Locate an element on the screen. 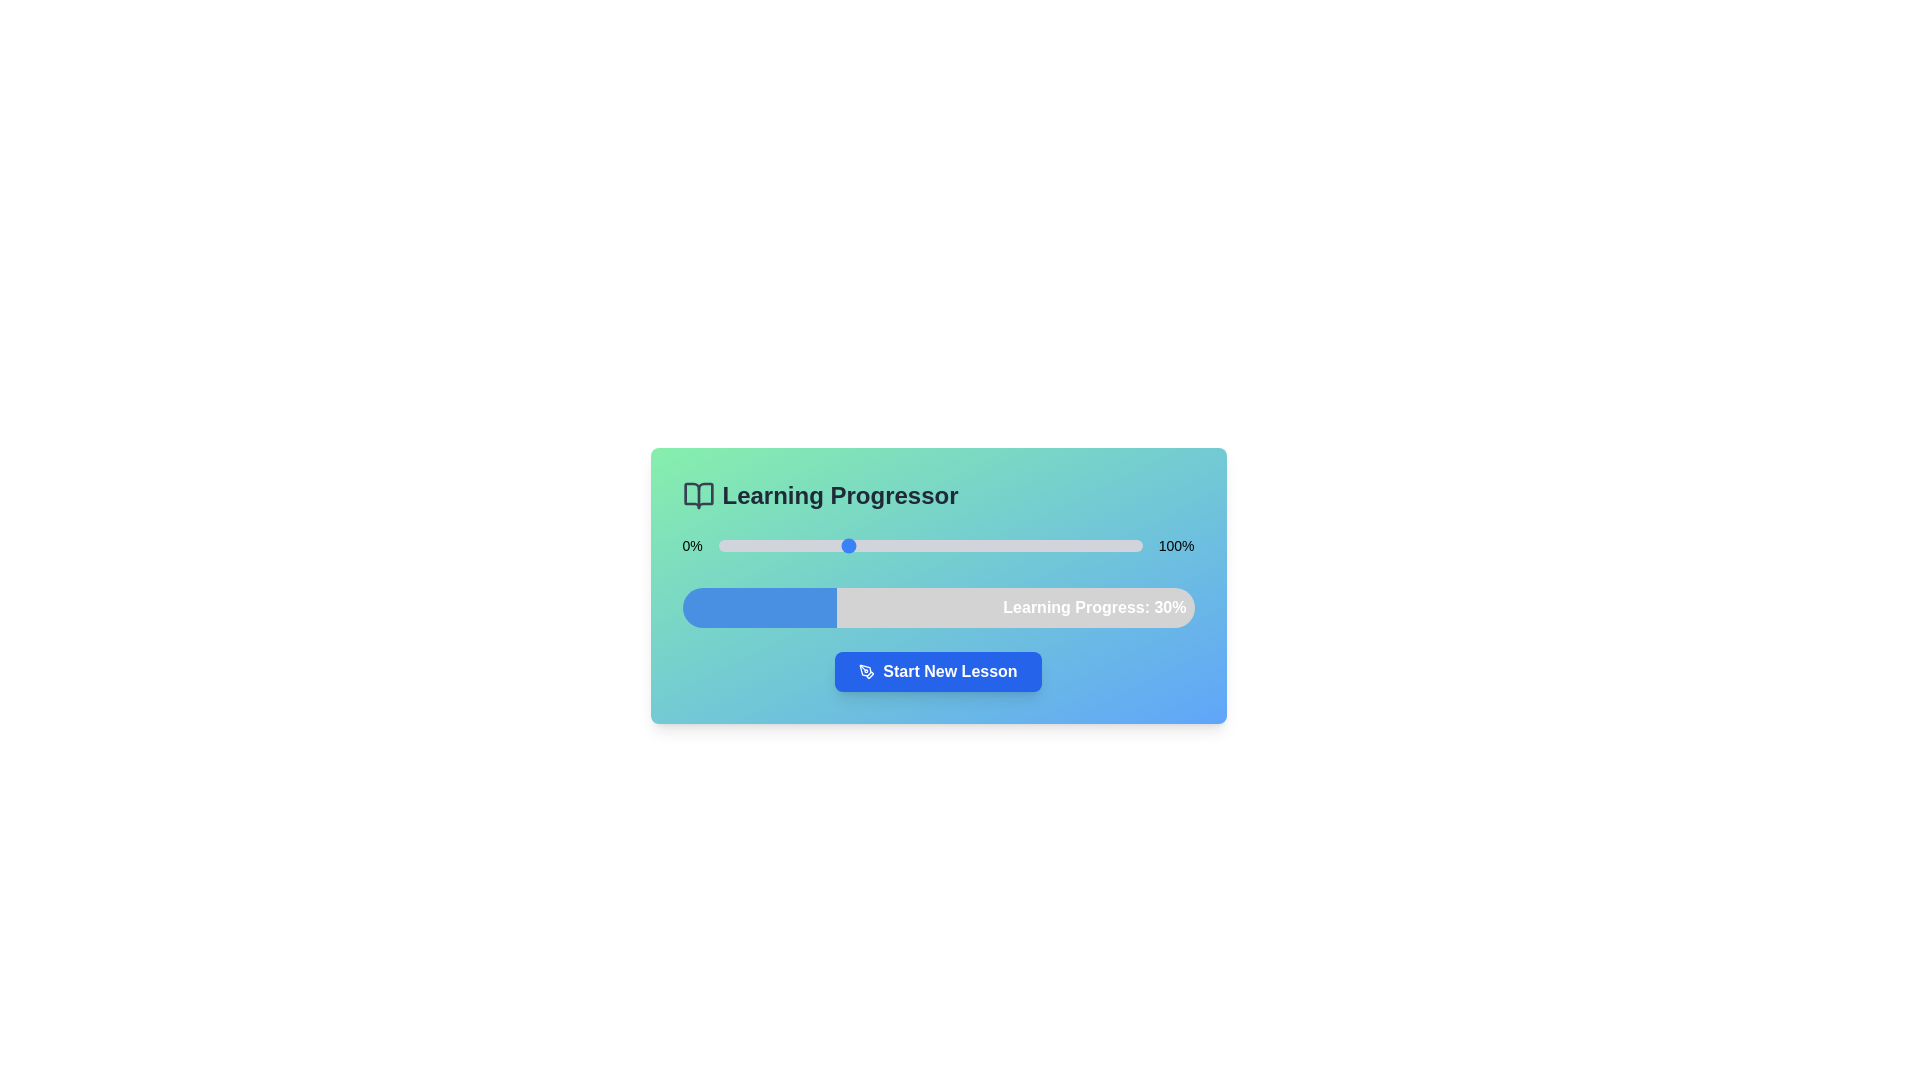 This screenshot has width=1920, height=1080. the progress slider to set the progress to 13% is located at coordinates (772, 546).